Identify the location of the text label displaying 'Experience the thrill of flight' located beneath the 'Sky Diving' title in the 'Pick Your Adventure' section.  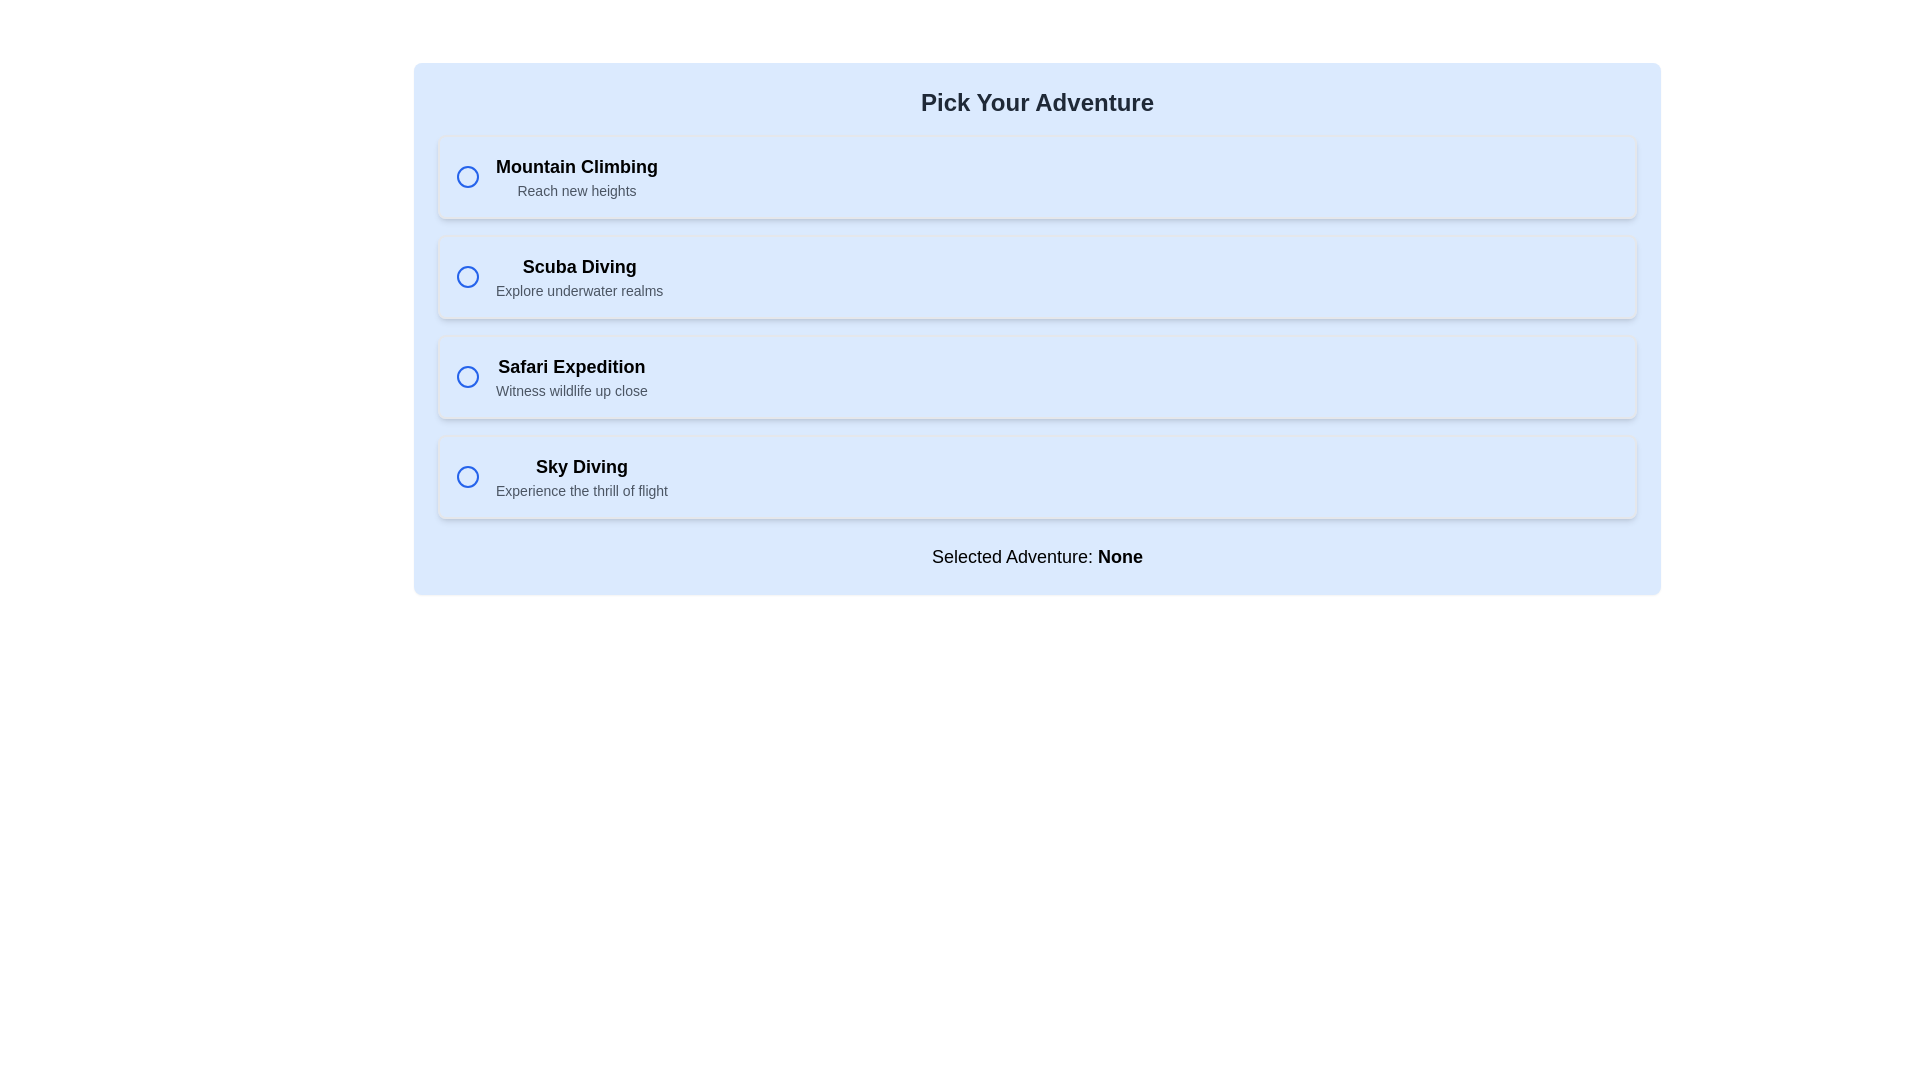
(580, 490).